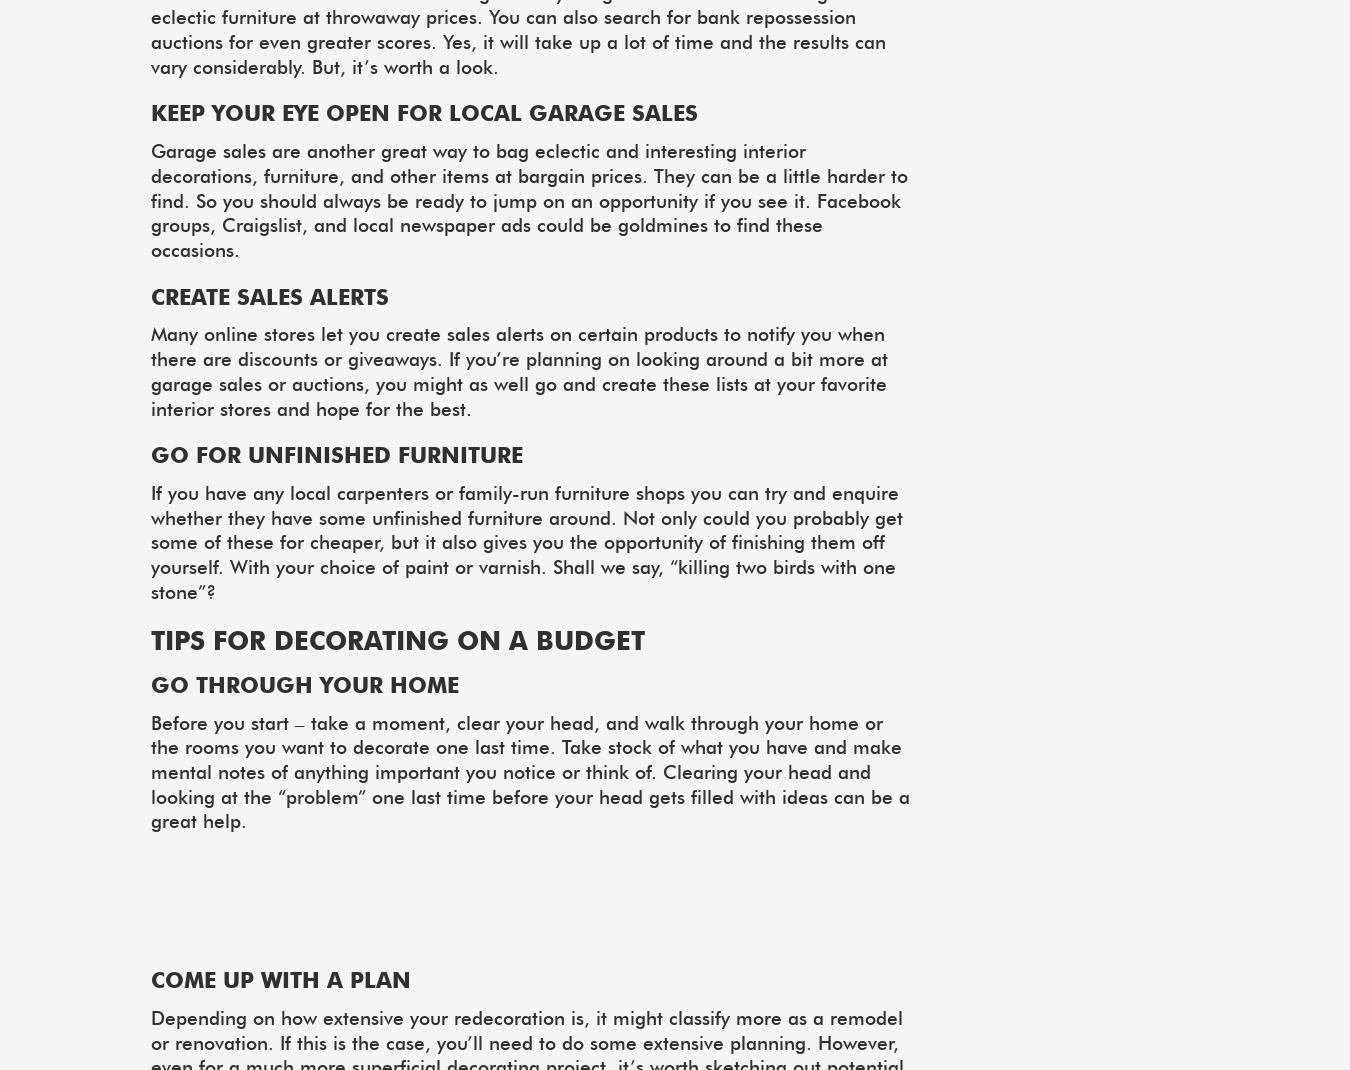 Image resolution: width=1350 pixels, height=1070 pixels. I want to click on 'Create sales alerts', so click(151, 295).